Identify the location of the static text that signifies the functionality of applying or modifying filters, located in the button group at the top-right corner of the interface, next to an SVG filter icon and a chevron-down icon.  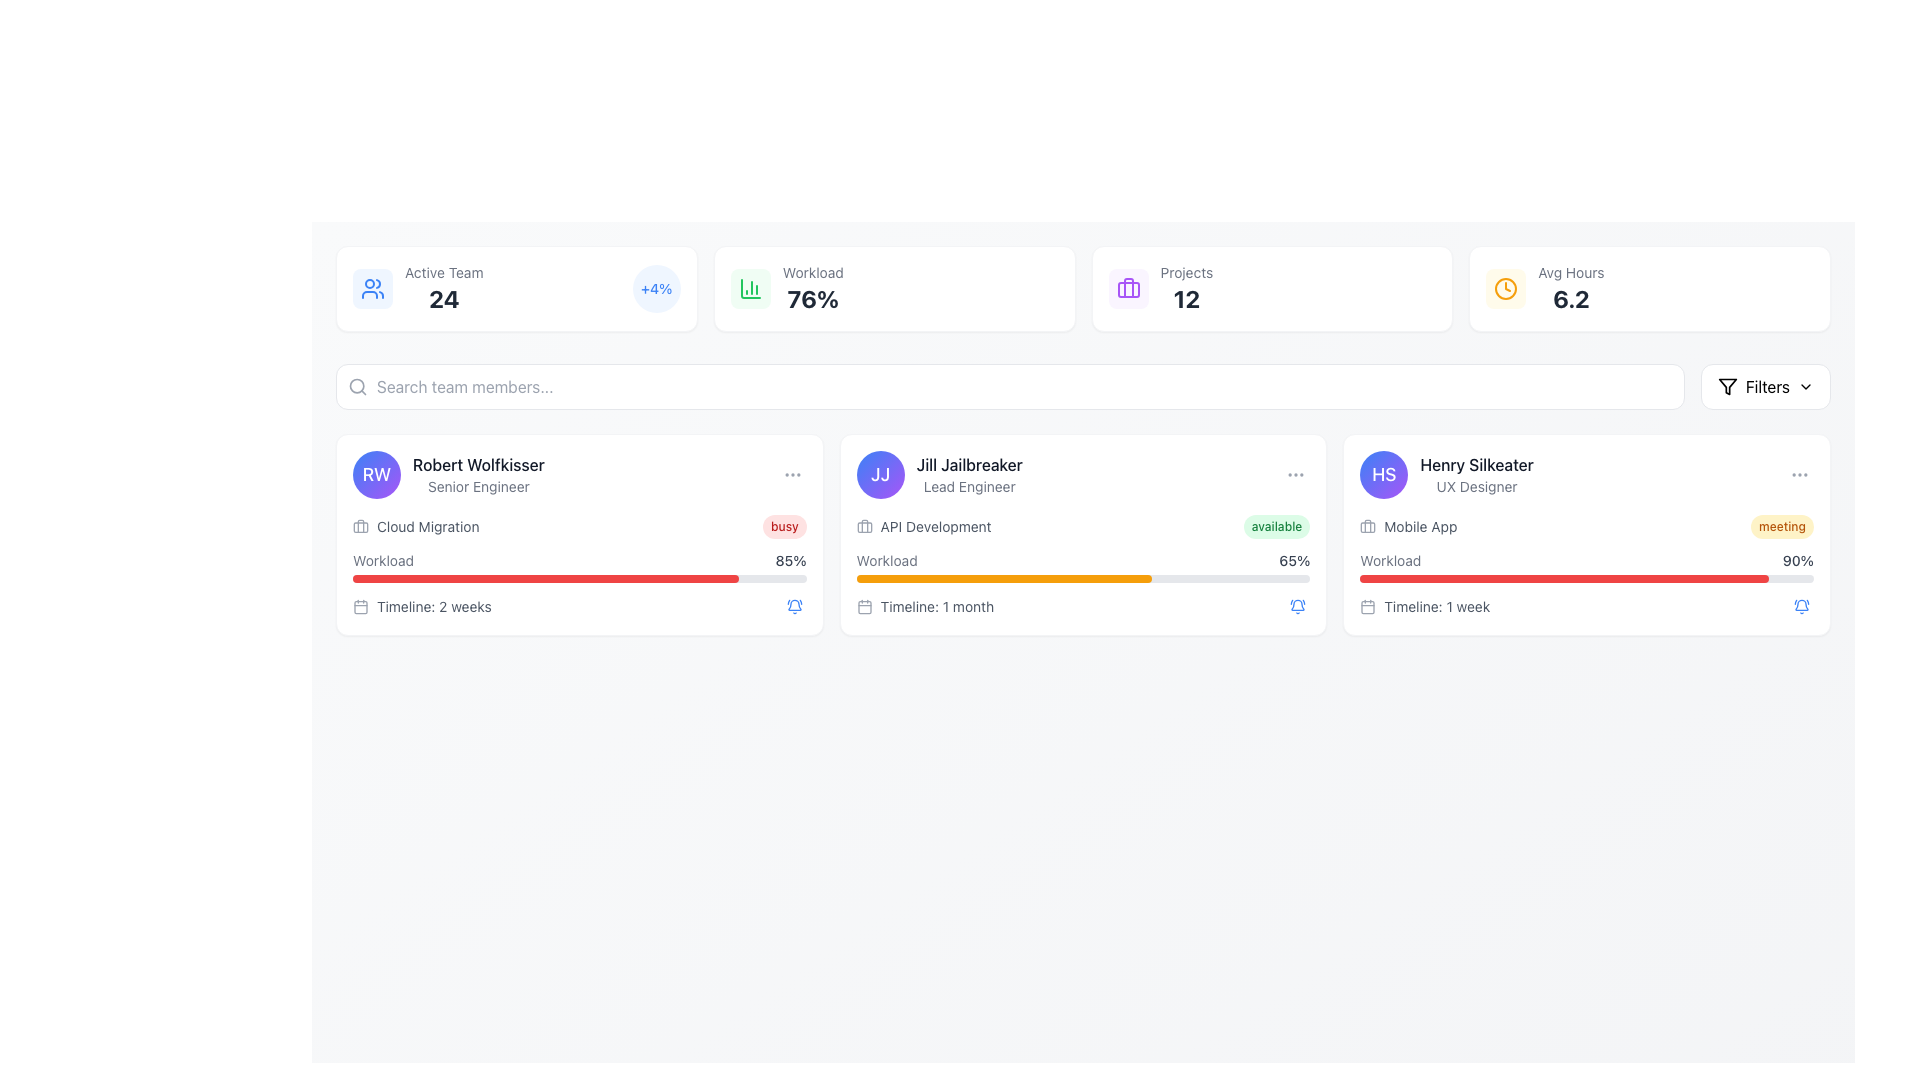
(1767, 386).